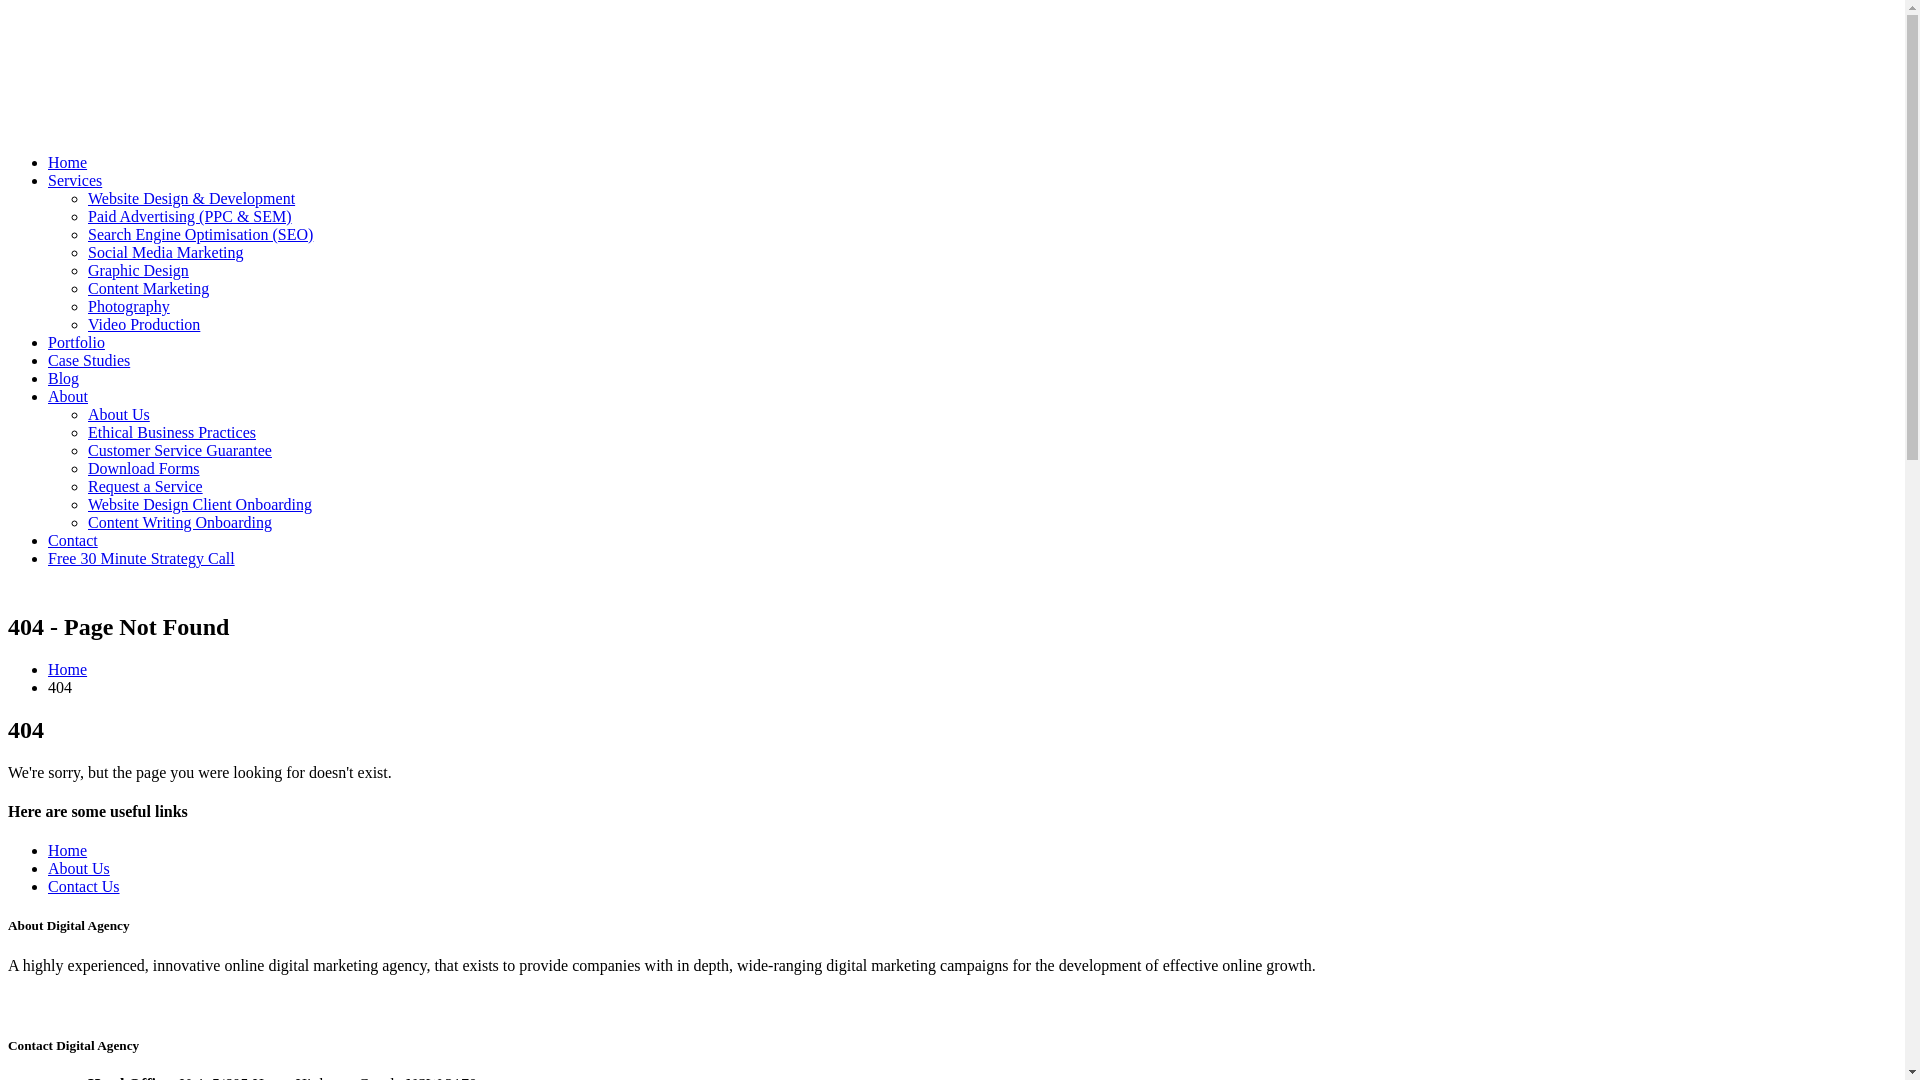 The height and width of the screenshot is (1080, 1920). Describe the element at coordinates (76, 341) in the screenshot. I see `'Portfolio'` at that location.